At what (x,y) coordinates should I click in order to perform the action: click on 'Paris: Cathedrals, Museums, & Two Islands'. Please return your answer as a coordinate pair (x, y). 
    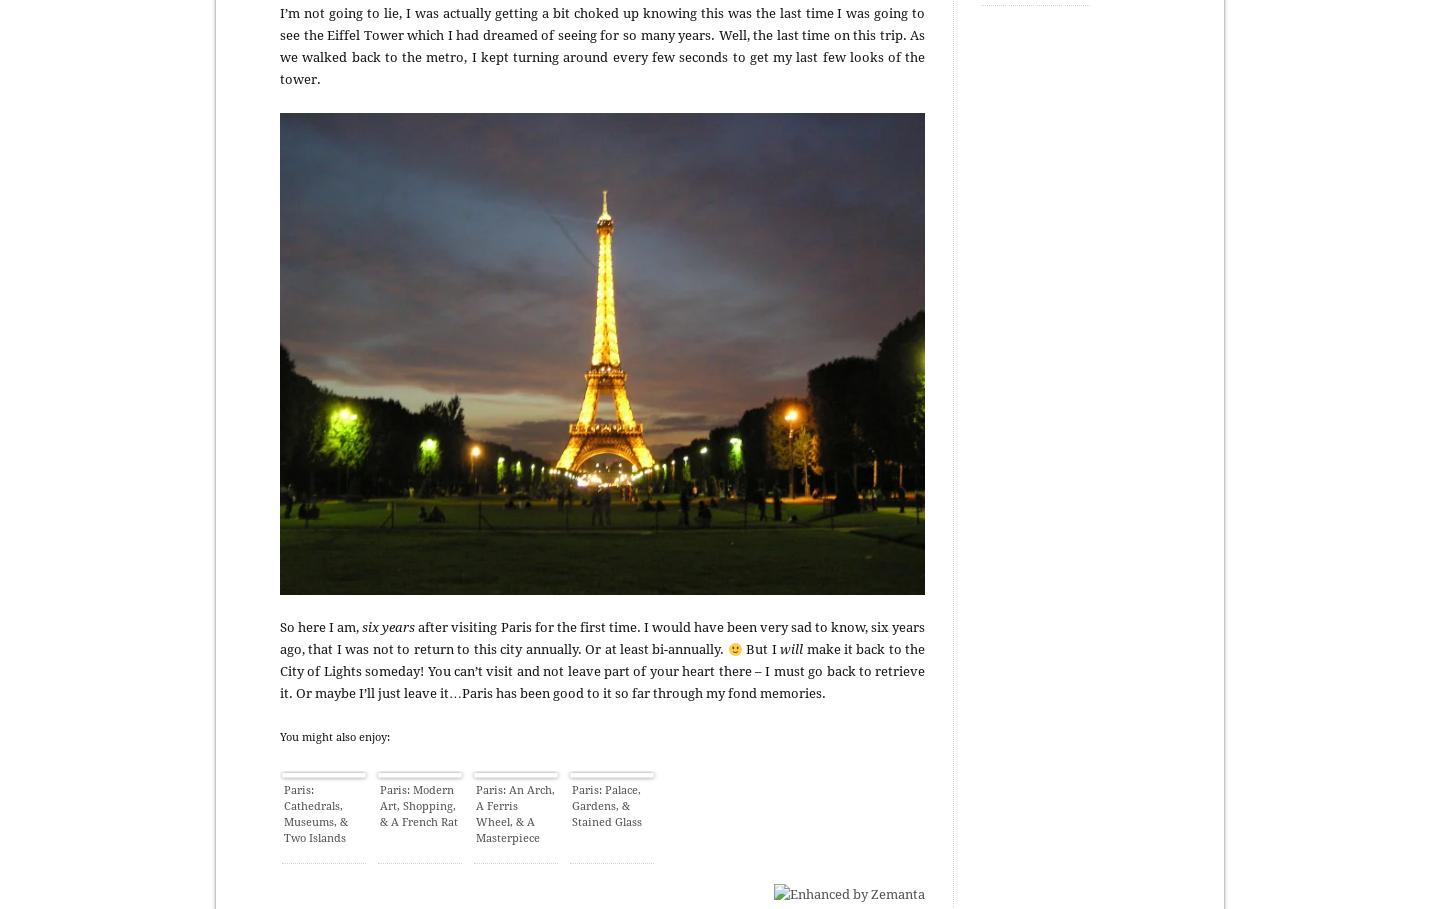
    Looking at the image, I should click on (315, 814).